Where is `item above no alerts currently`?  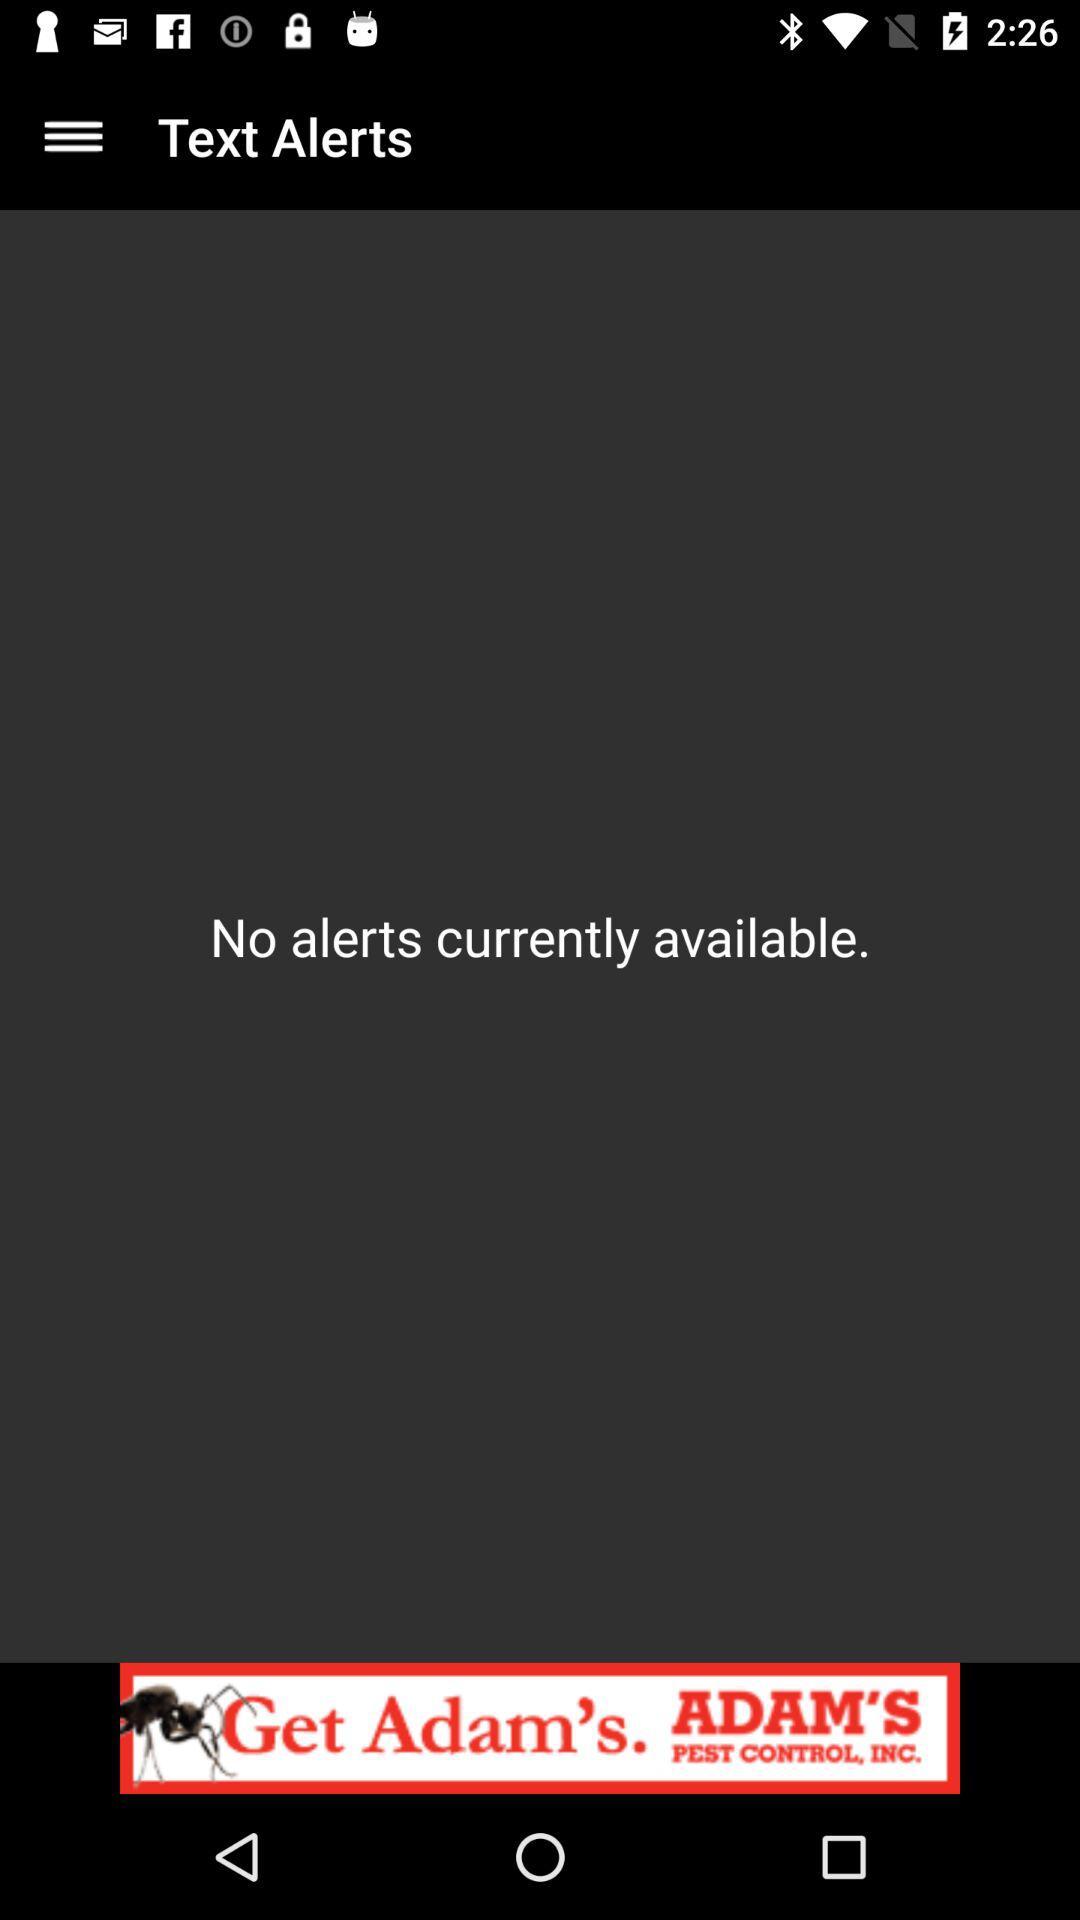
item above no alerts currently is located at coordinates (72, 135).